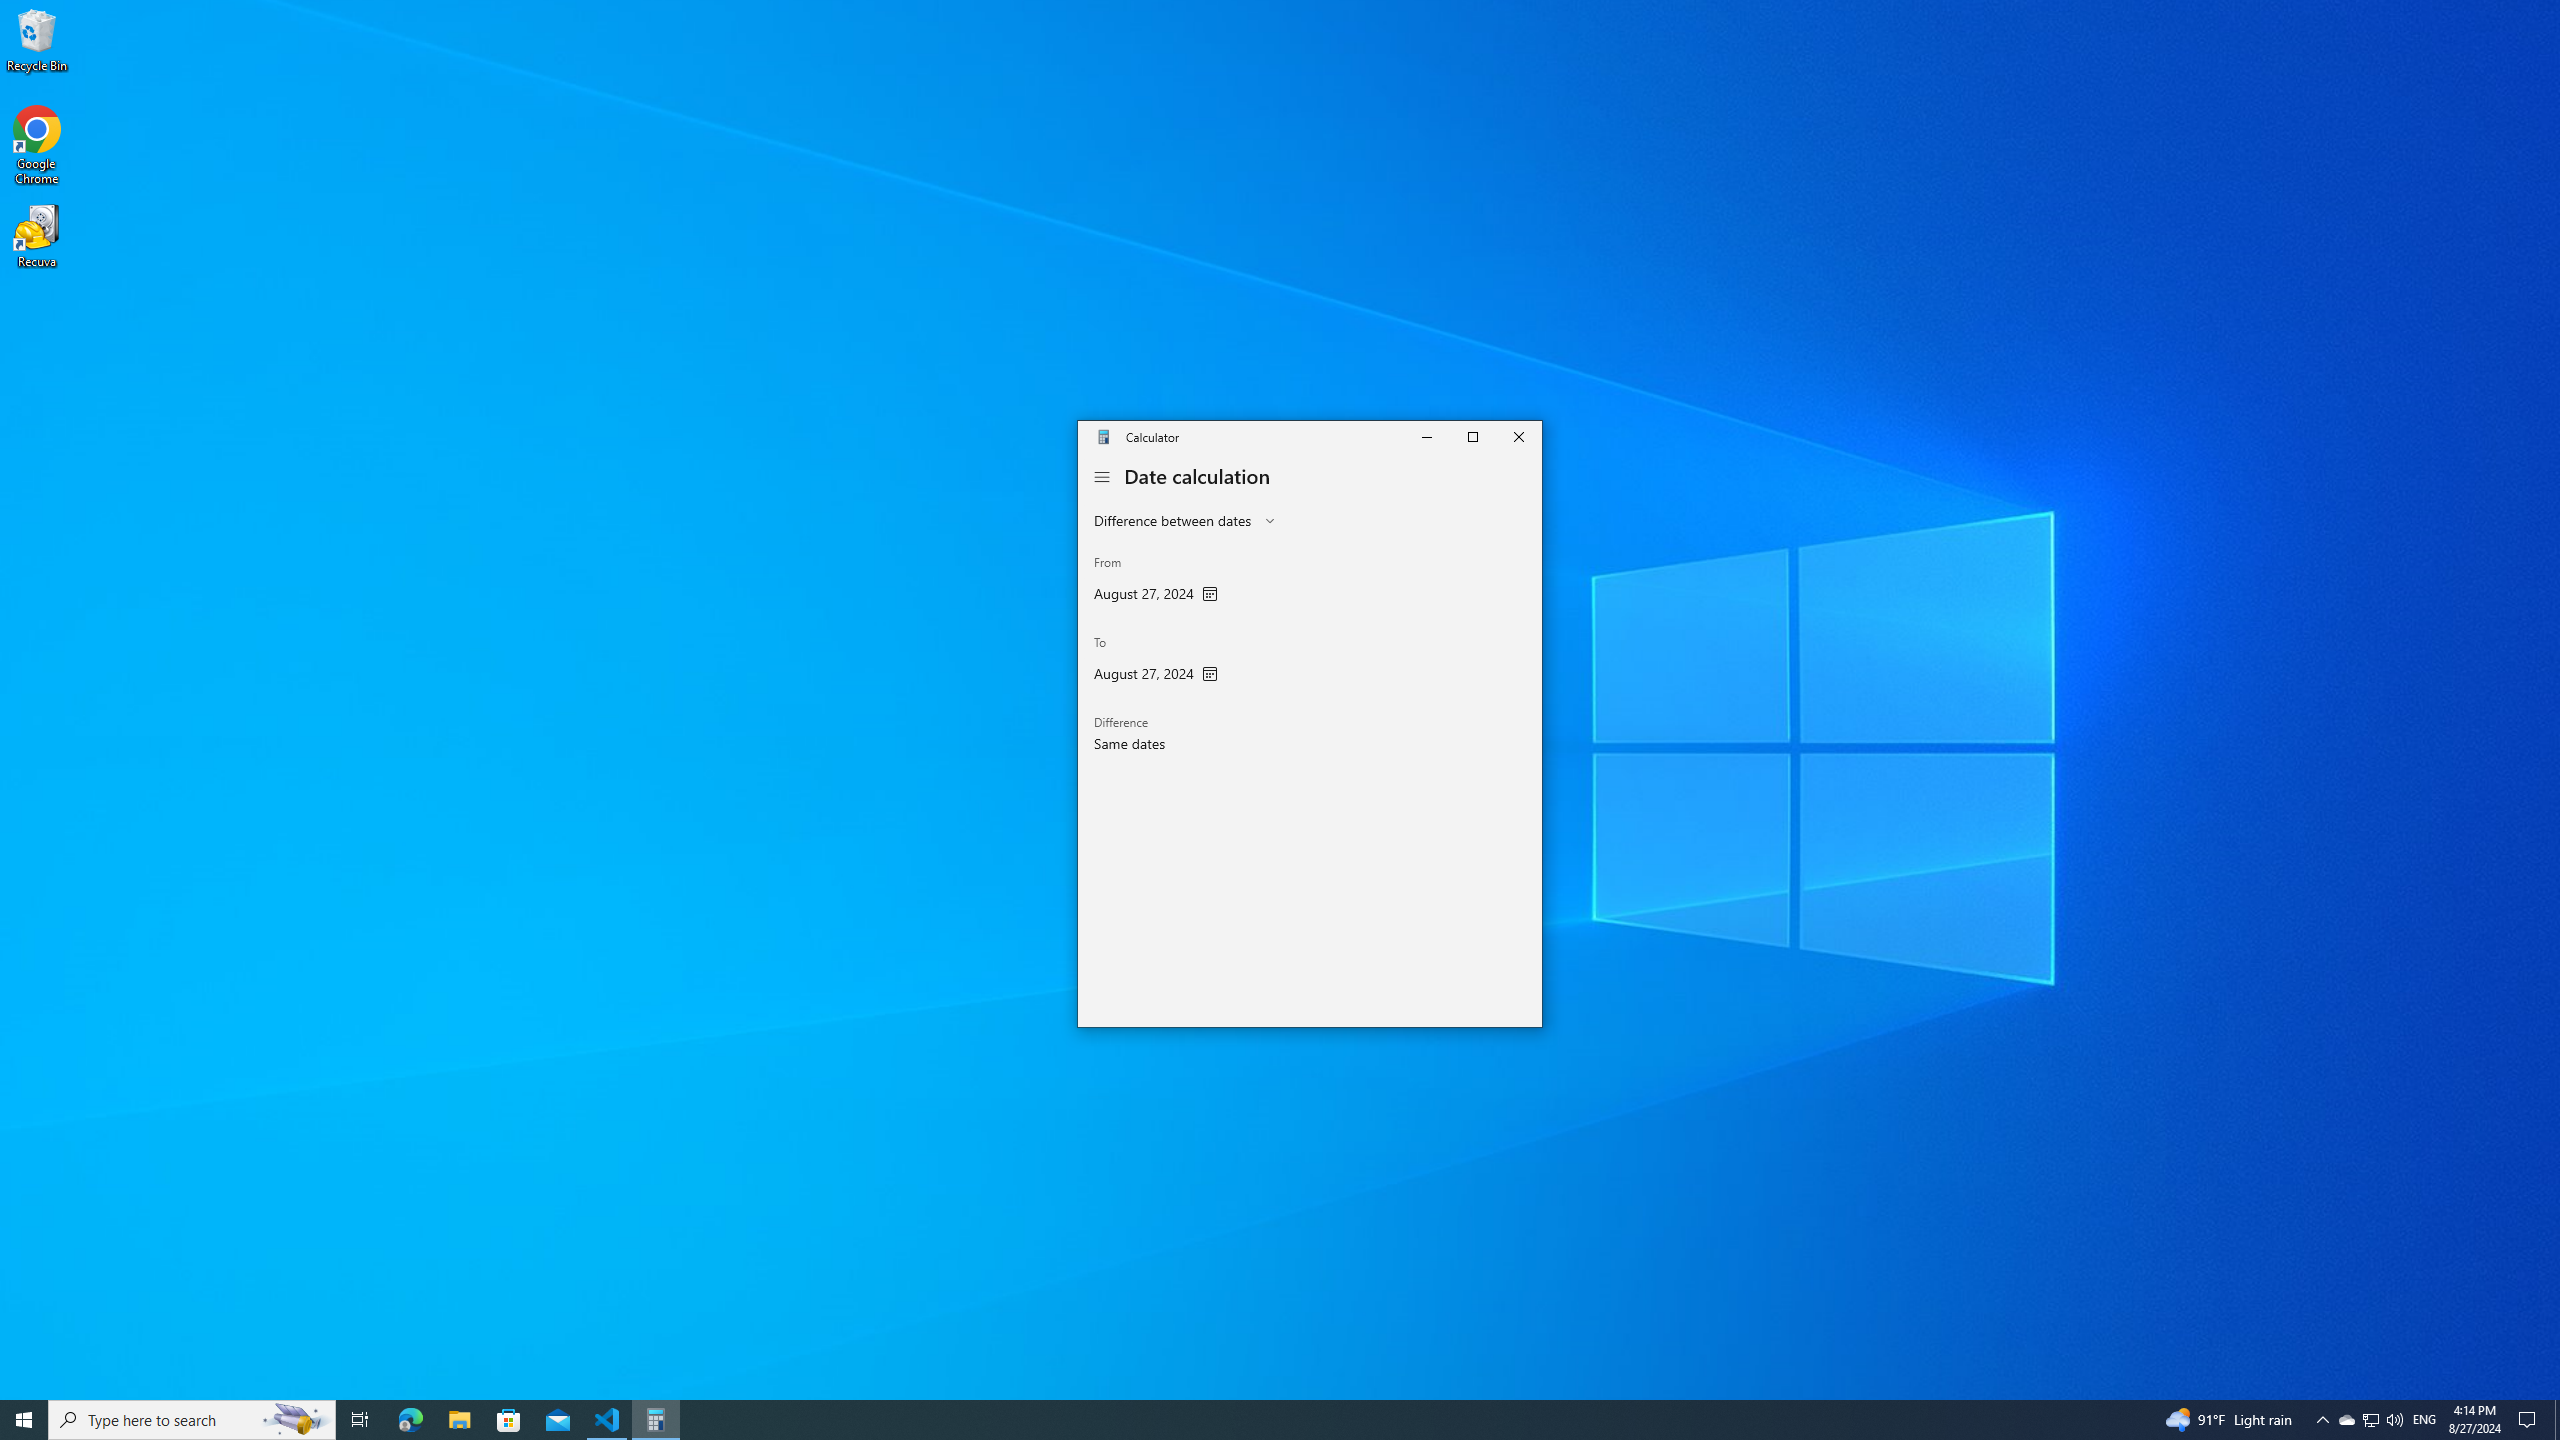 This screenshot has width=2560, height=1440. I want to click on 'Difference between dates', so click(1171, 520).